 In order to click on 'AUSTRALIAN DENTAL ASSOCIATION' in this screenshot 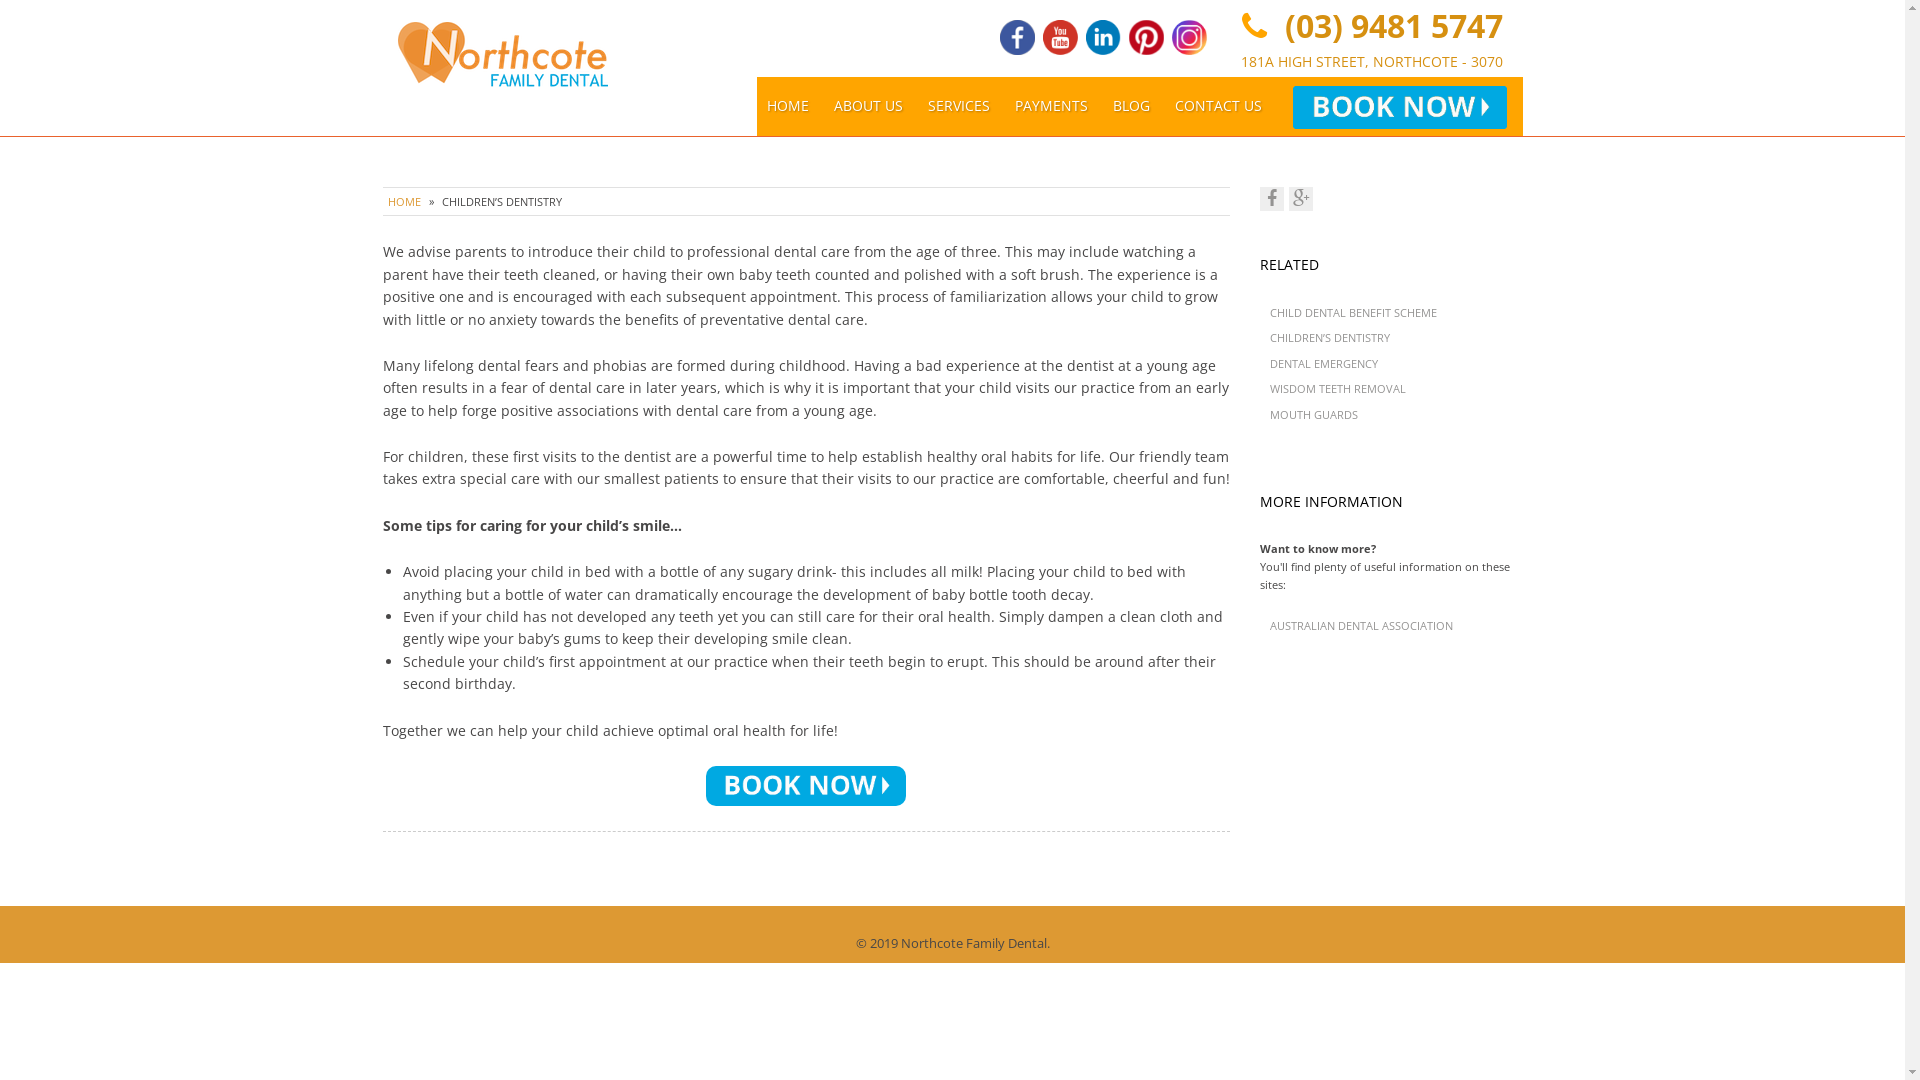, I will do `click(1360, 624)`.